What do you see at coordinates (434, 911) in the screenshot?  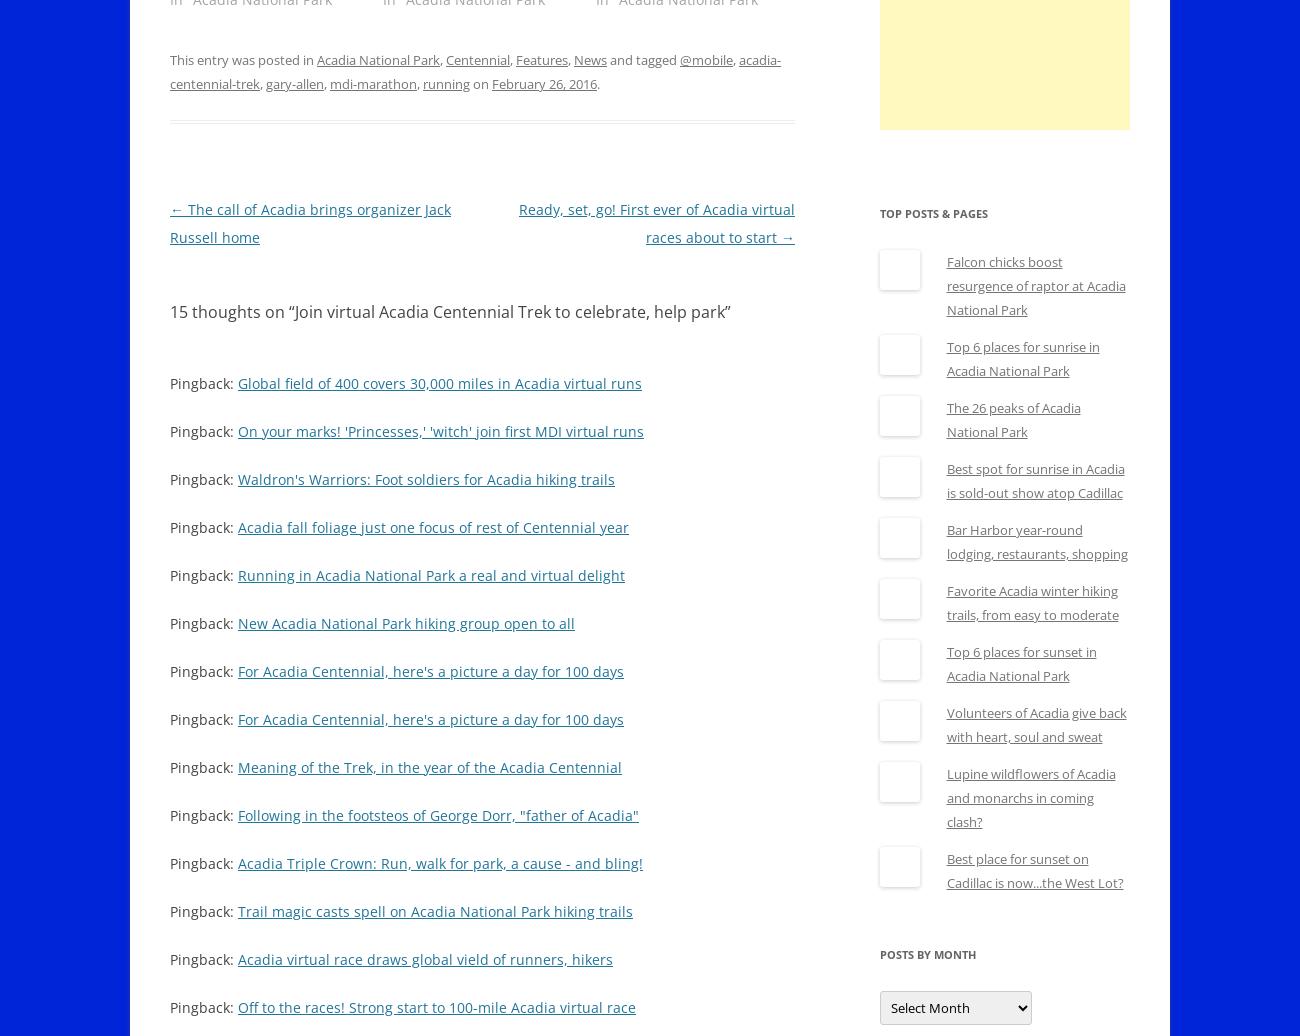 I see `'Trail magic casts spell on Acadia National Park hiking trails'` at bounding box center [434, 911].